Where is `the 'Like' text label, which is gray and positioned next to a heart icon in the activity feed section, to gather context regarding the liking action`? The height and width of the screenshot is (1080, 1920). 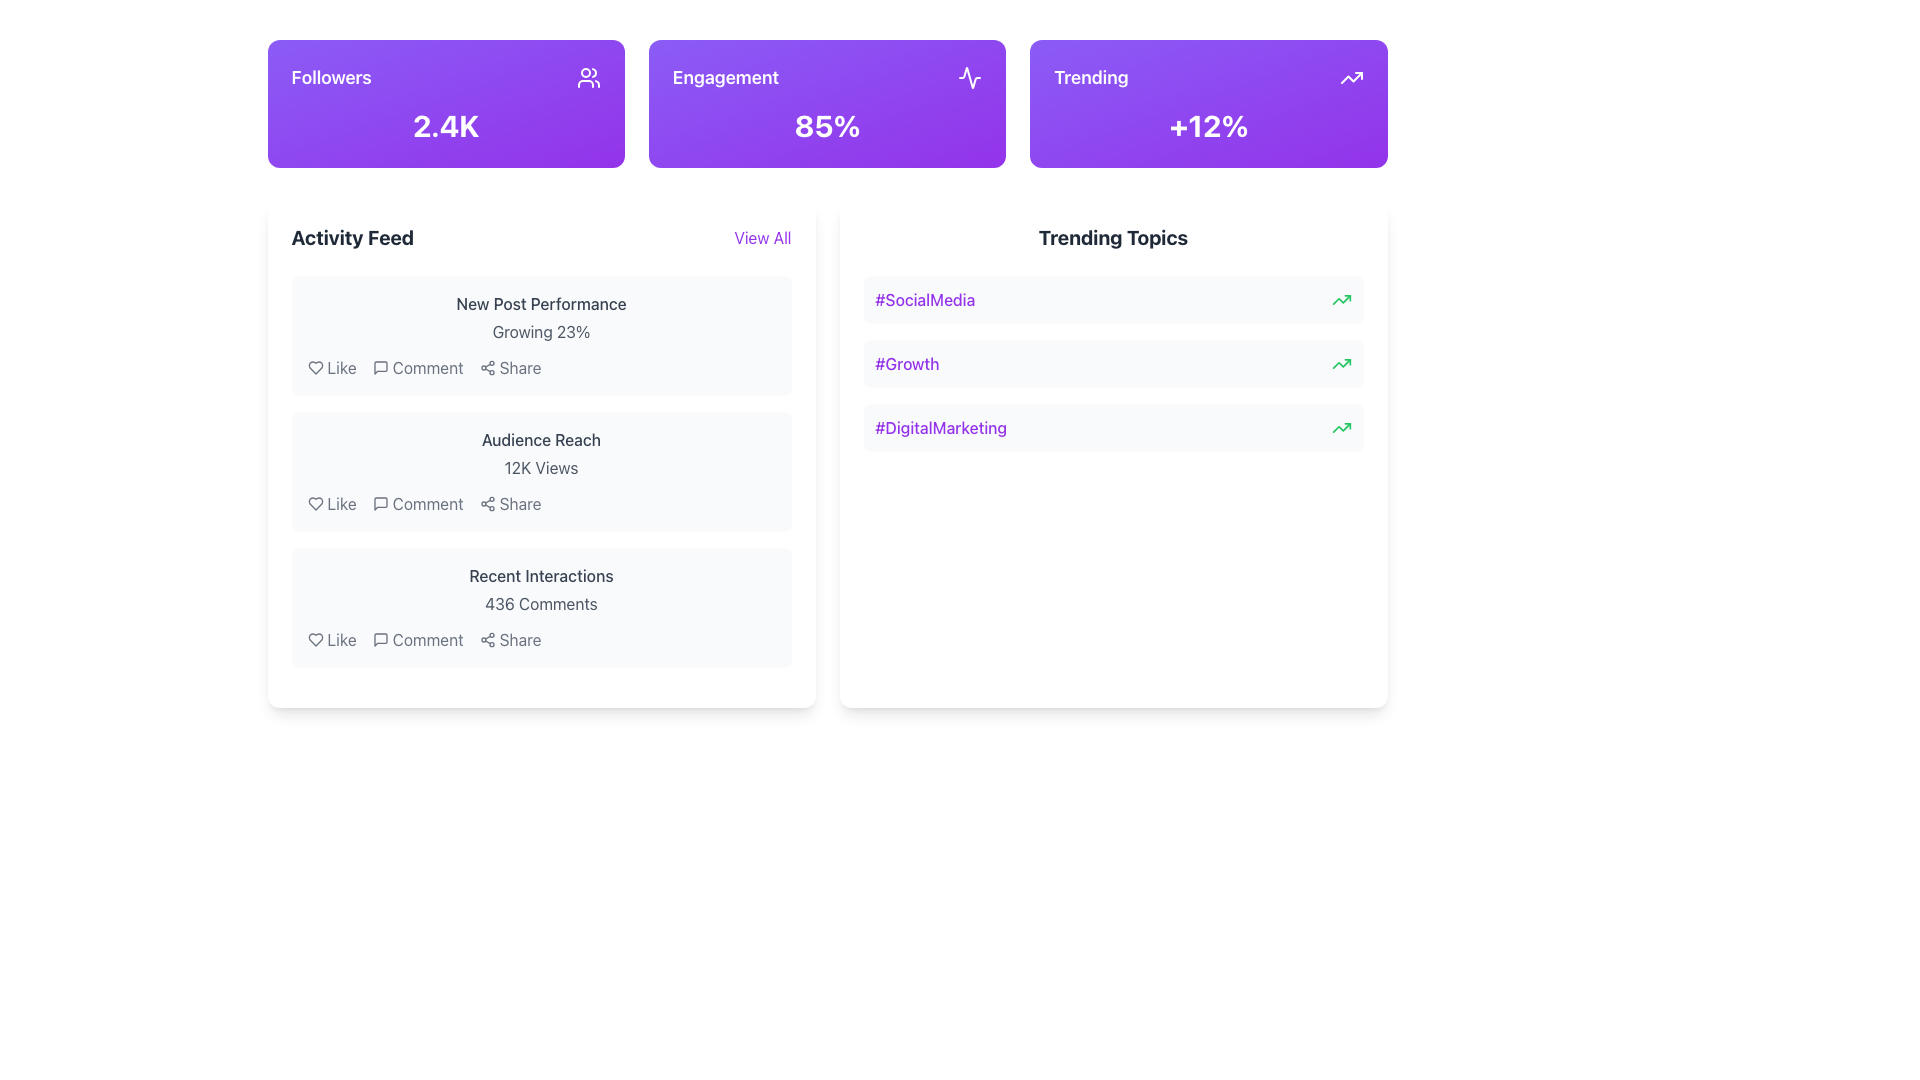
the 'Like' text label, which is gray and positioned next to a heart icon in the activity feed section, to gather context regarding the liking action is located at coordinates (342, 640).